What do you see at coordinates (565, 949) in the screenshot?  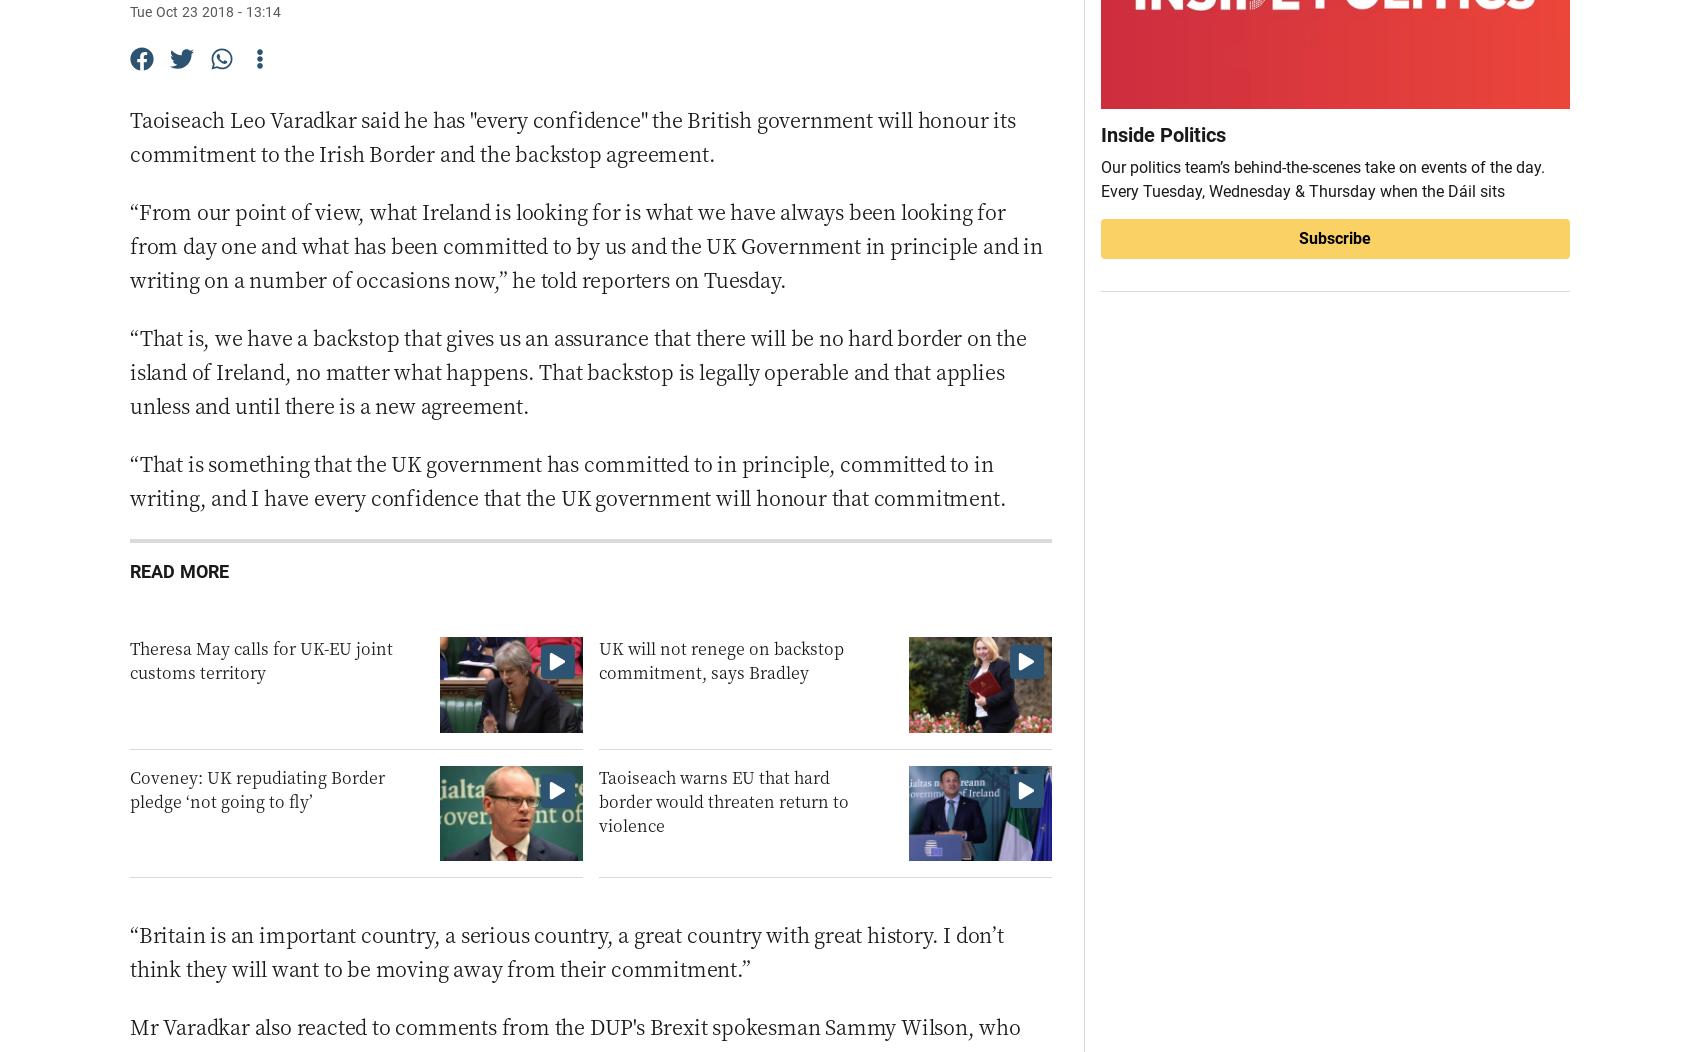 I see `'“Britain is an important country, a serious country, a great country with great history. I don’t think they will want to be moving away from their commitment.”'` at bounding box center [565, 949].